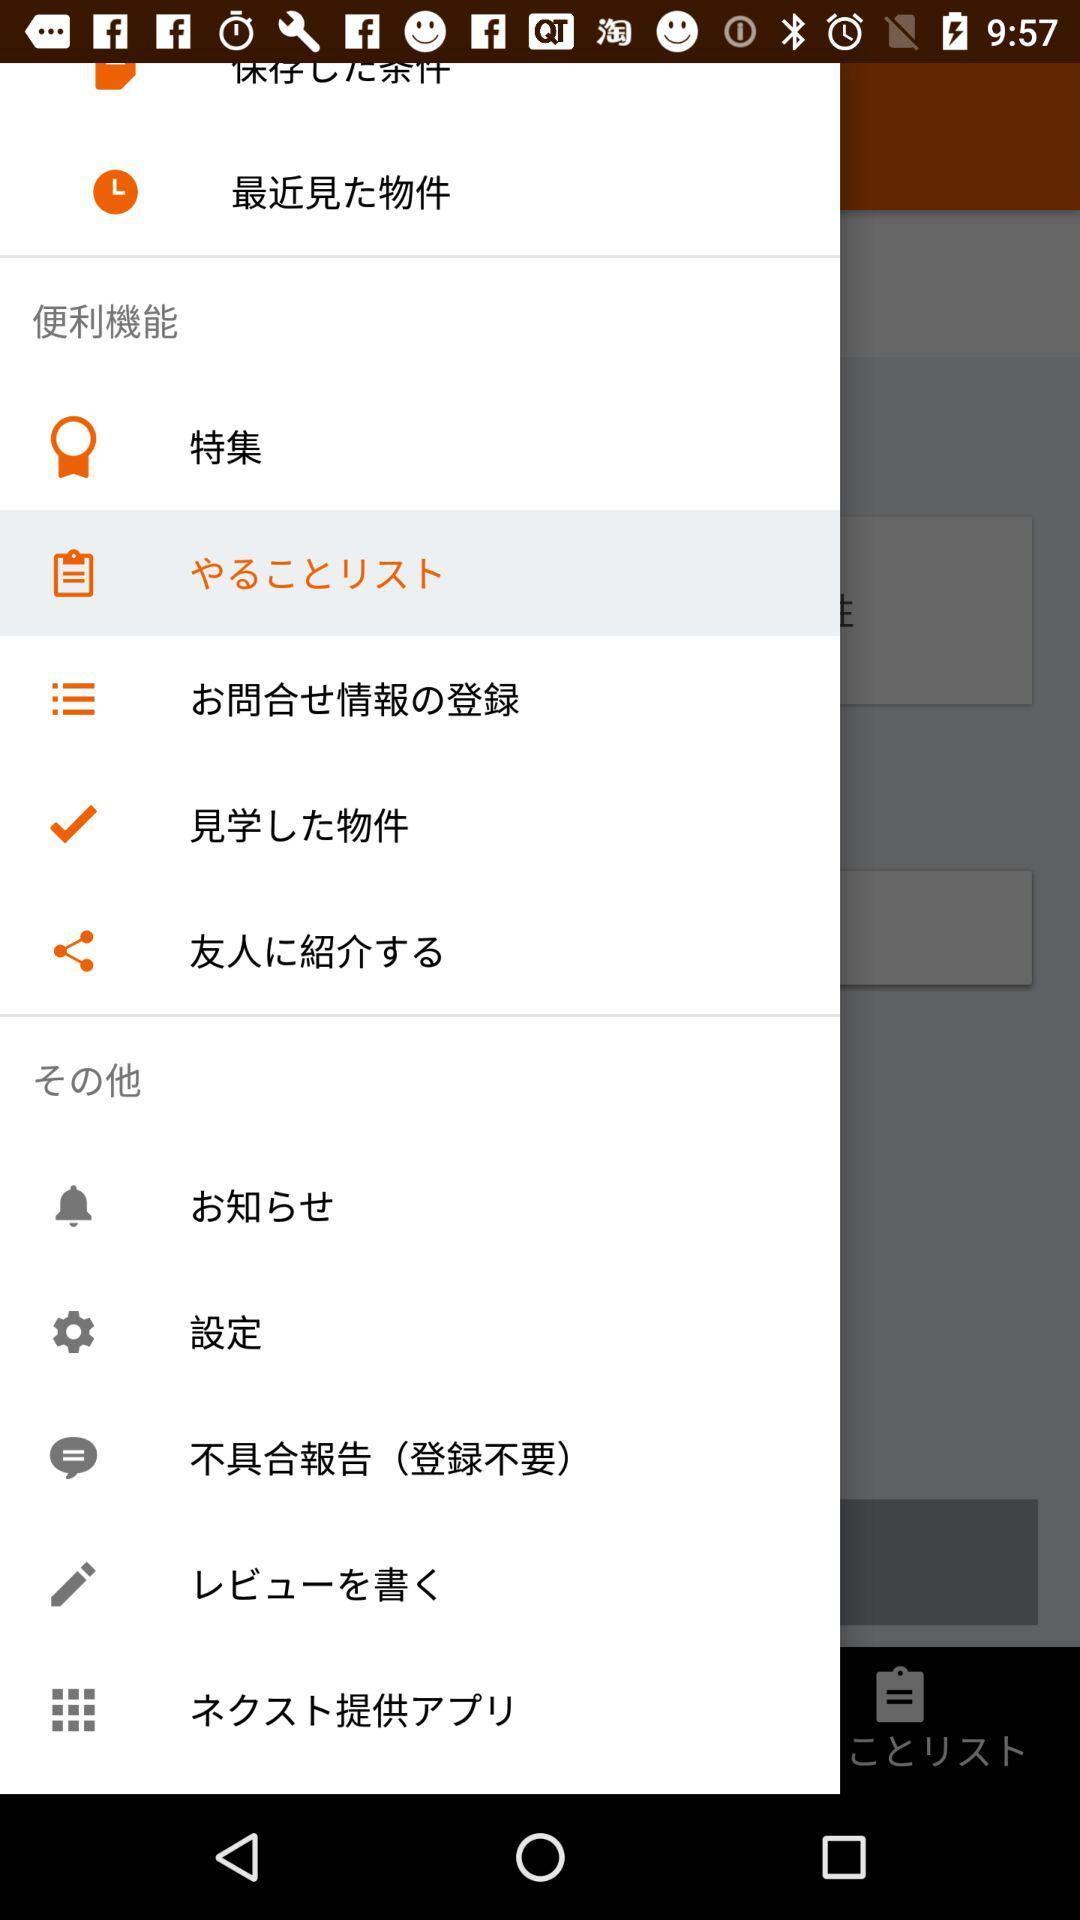 The image size is (1080, 1920). Describe the element at coordinates (72, 1583) in the screenshot. I see `second option icon from bottom left corner` at that location.